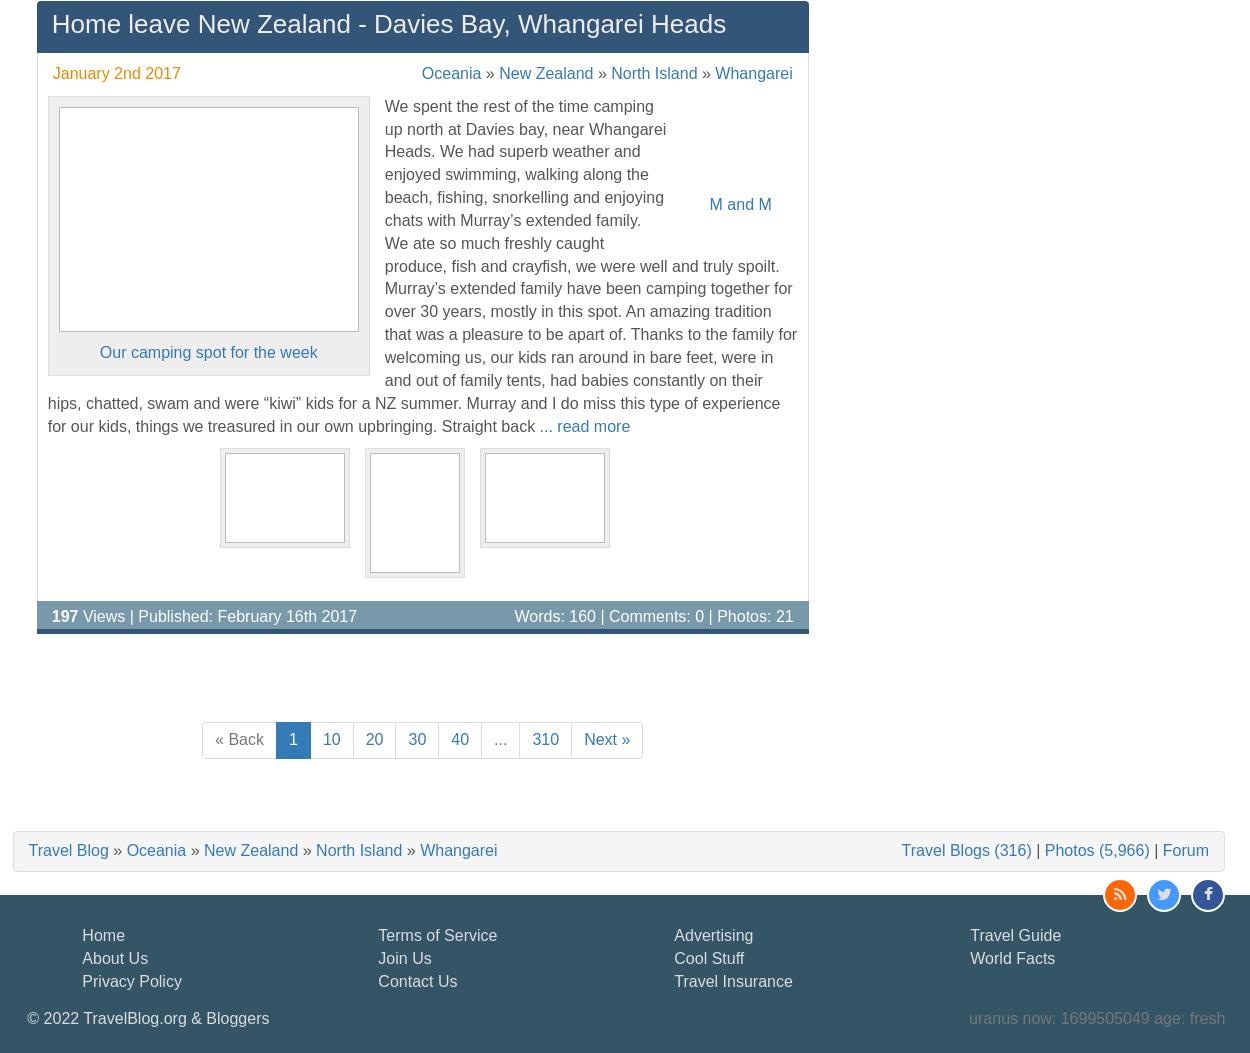 The image size is (1250, 1053). Describe the element at coordinates (1096, 1017) in the screenshot. I see `'uranus  now: 1699505049 age: fresh'` at that location.